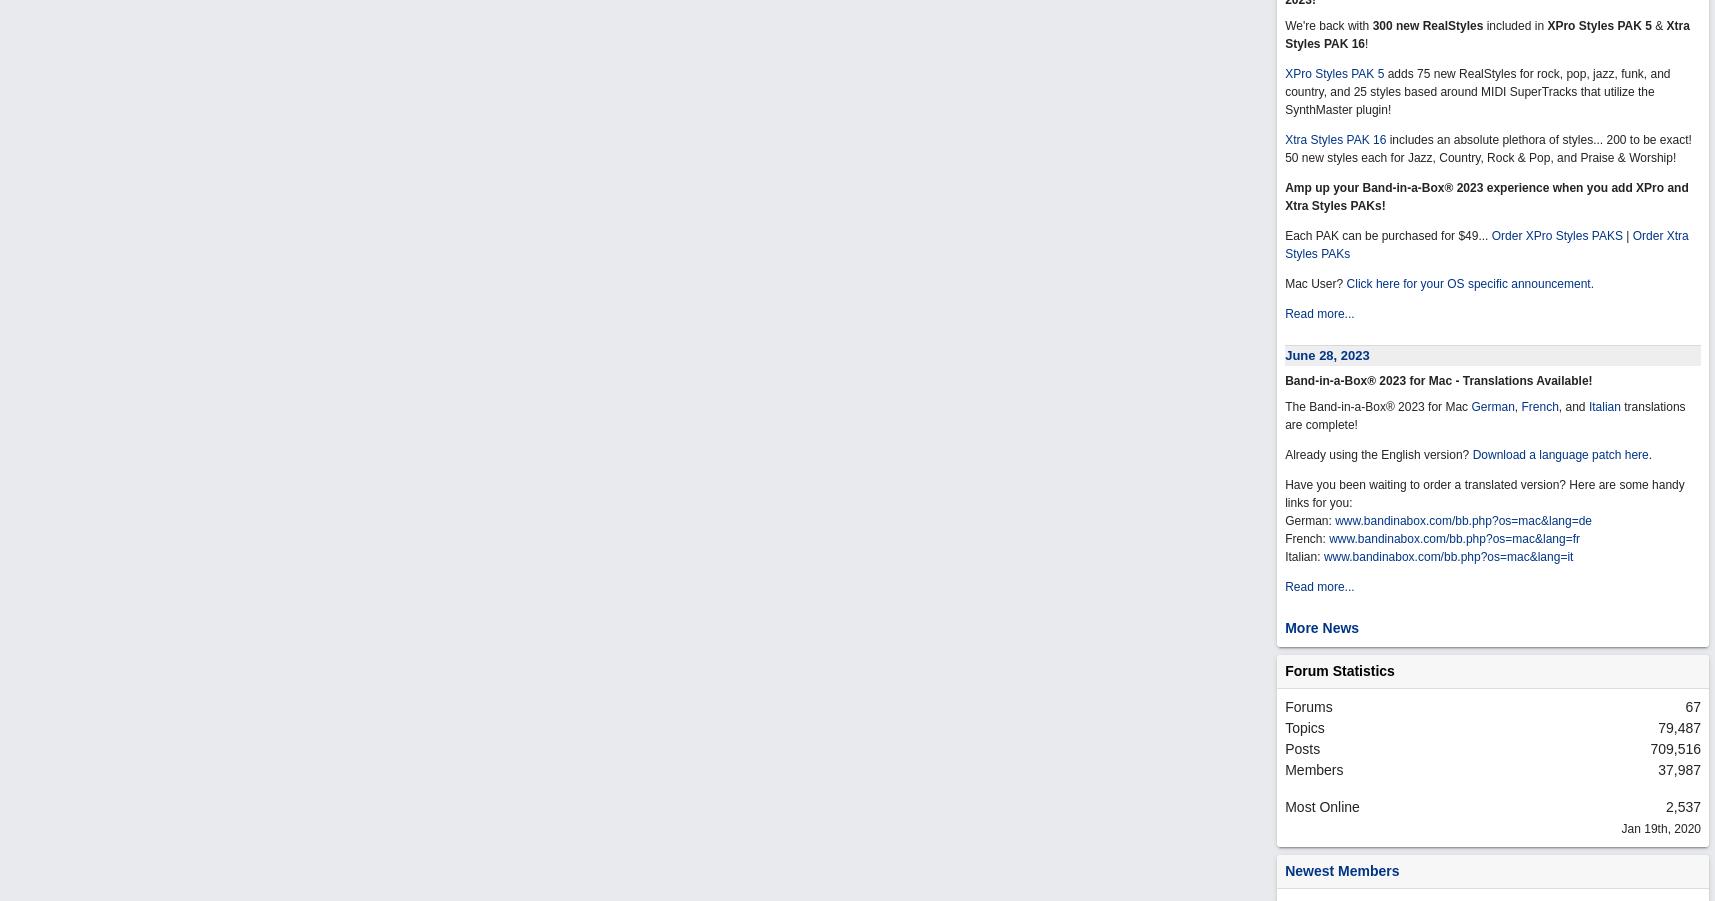  I want to click on 'German:', so click(1308, 519).